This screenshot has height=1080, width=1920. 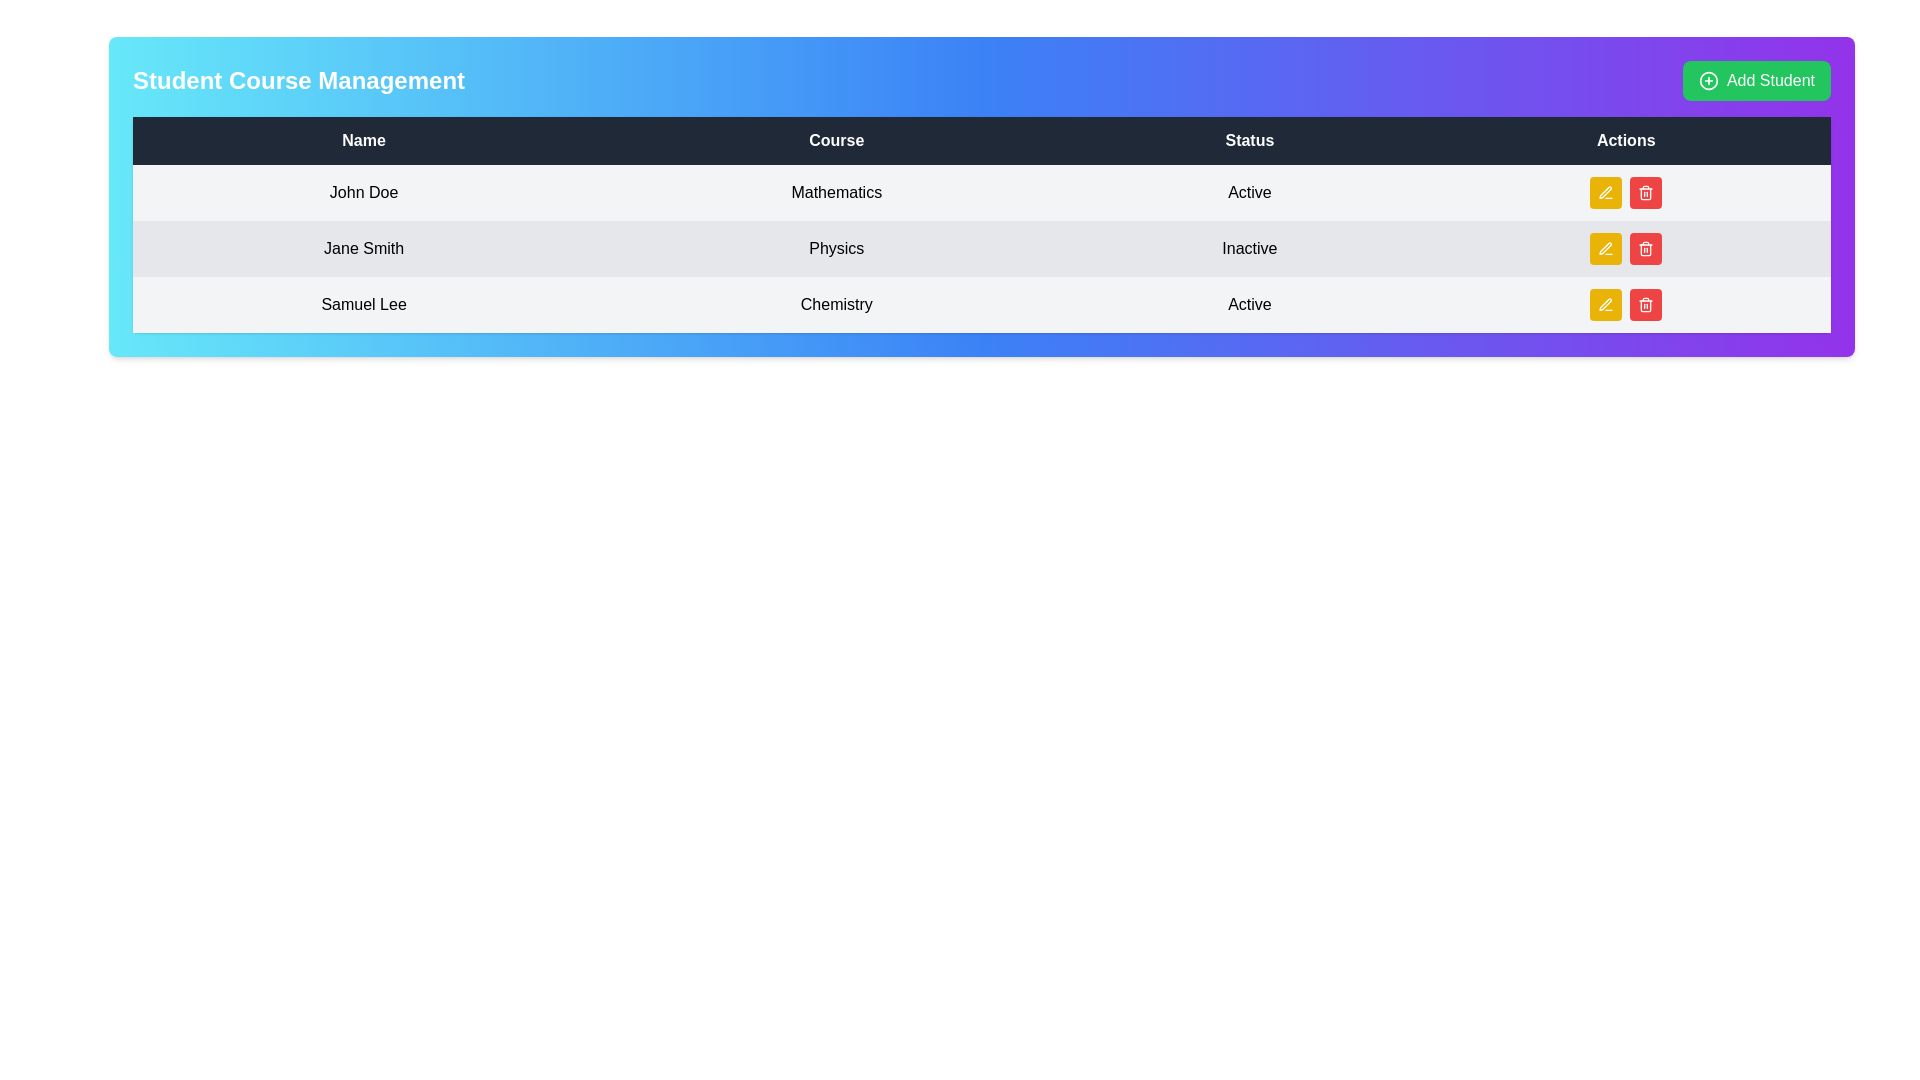 I want to click on the yellow edit button with a pen icon in the Actions column of the first row, so click(x=1606, y=192).